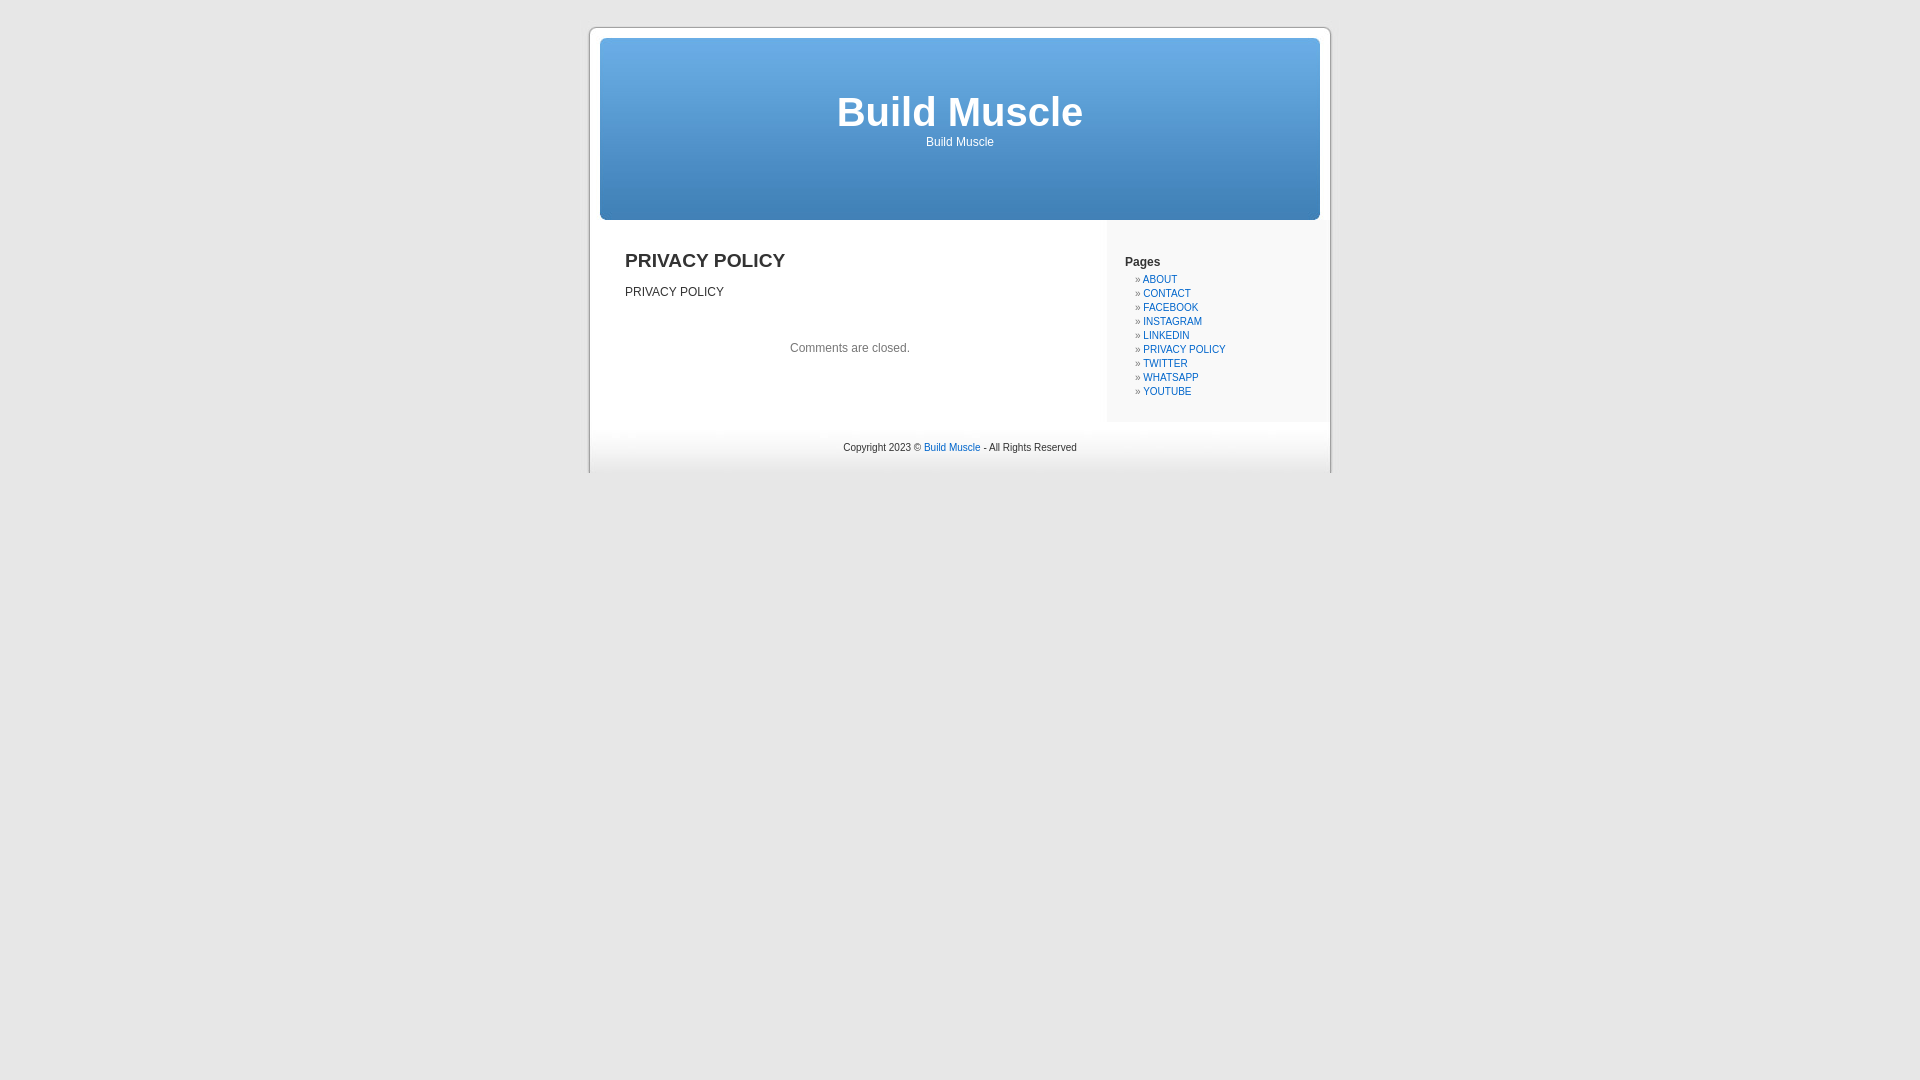 This screenshot has width=1920, height=1080. Describe the element at coordinates (1170, 377) in the screenshot. I see `'WHATSAPP'` at that location.